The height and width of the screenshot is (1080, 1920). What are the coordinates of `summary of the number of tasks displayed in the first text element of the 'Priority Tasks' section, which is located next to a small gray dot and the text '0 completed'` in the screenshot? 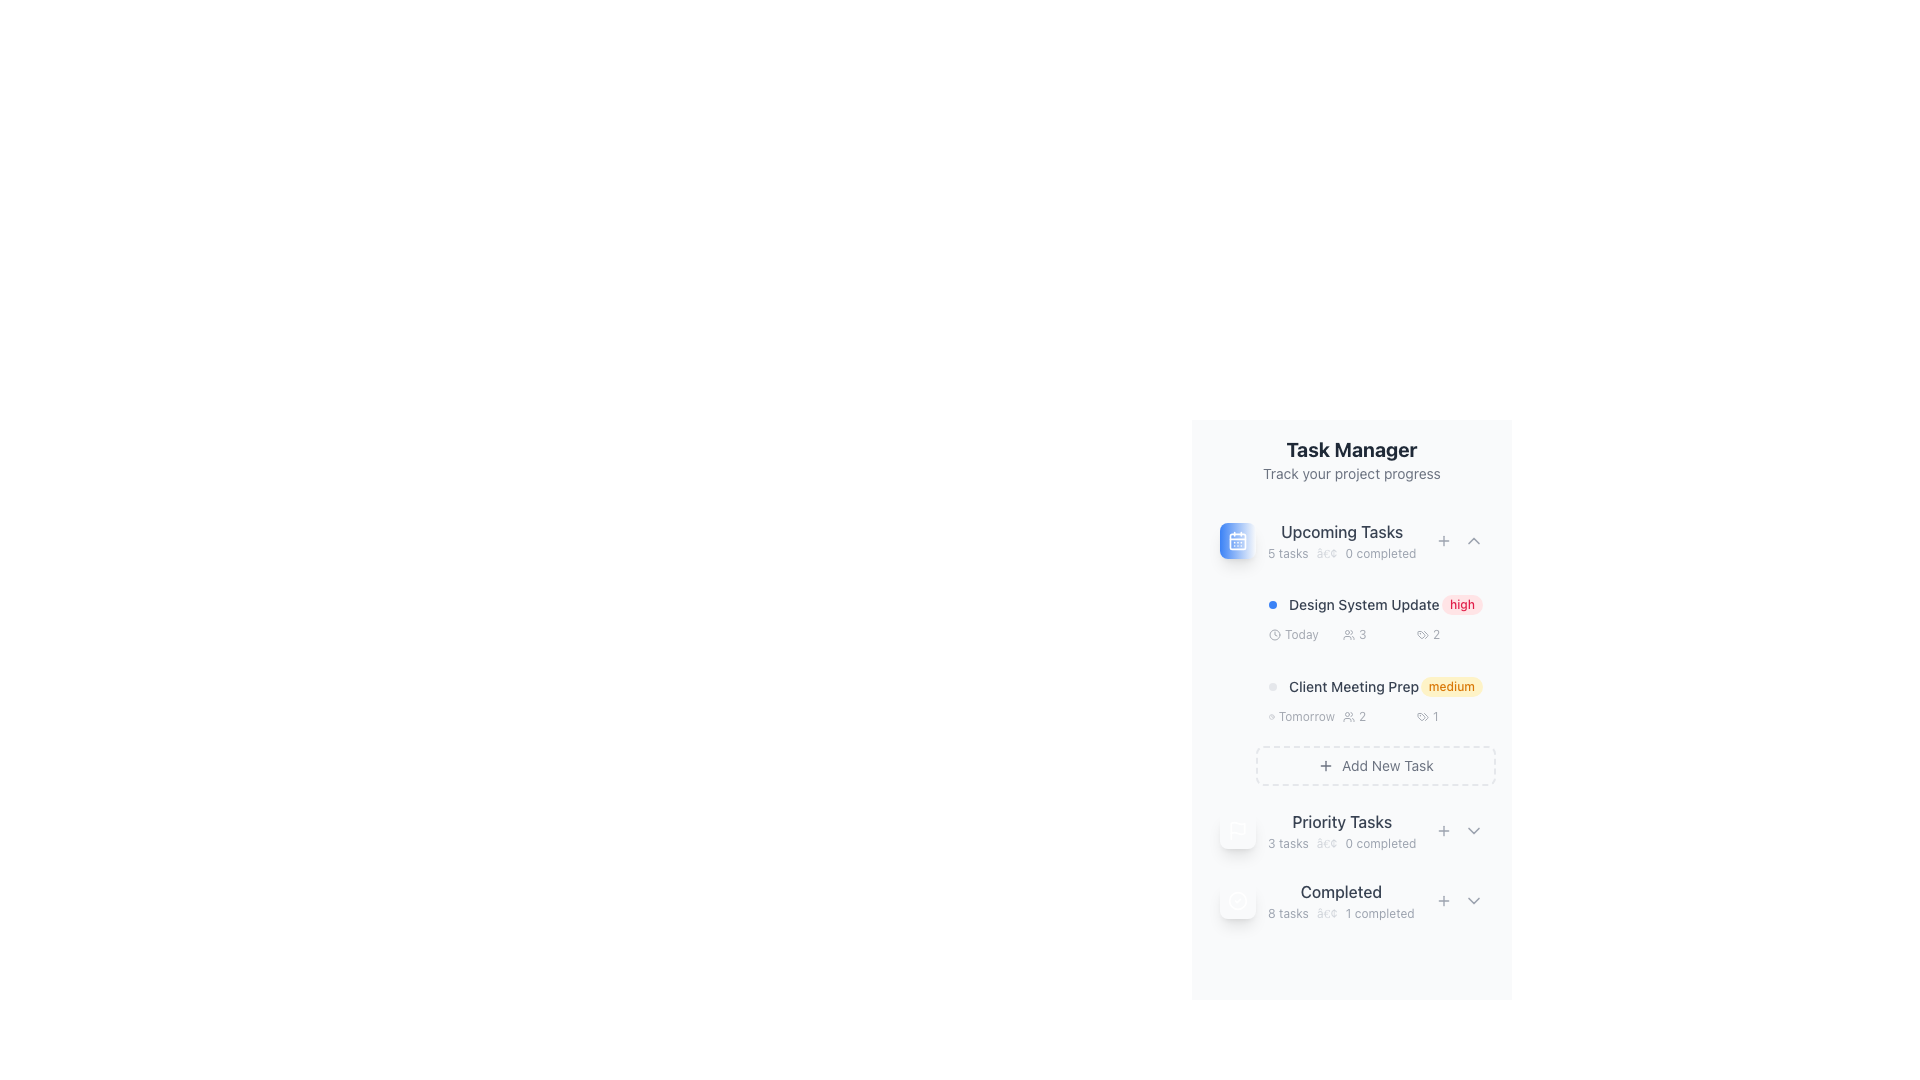 It's located at (1288, 844).